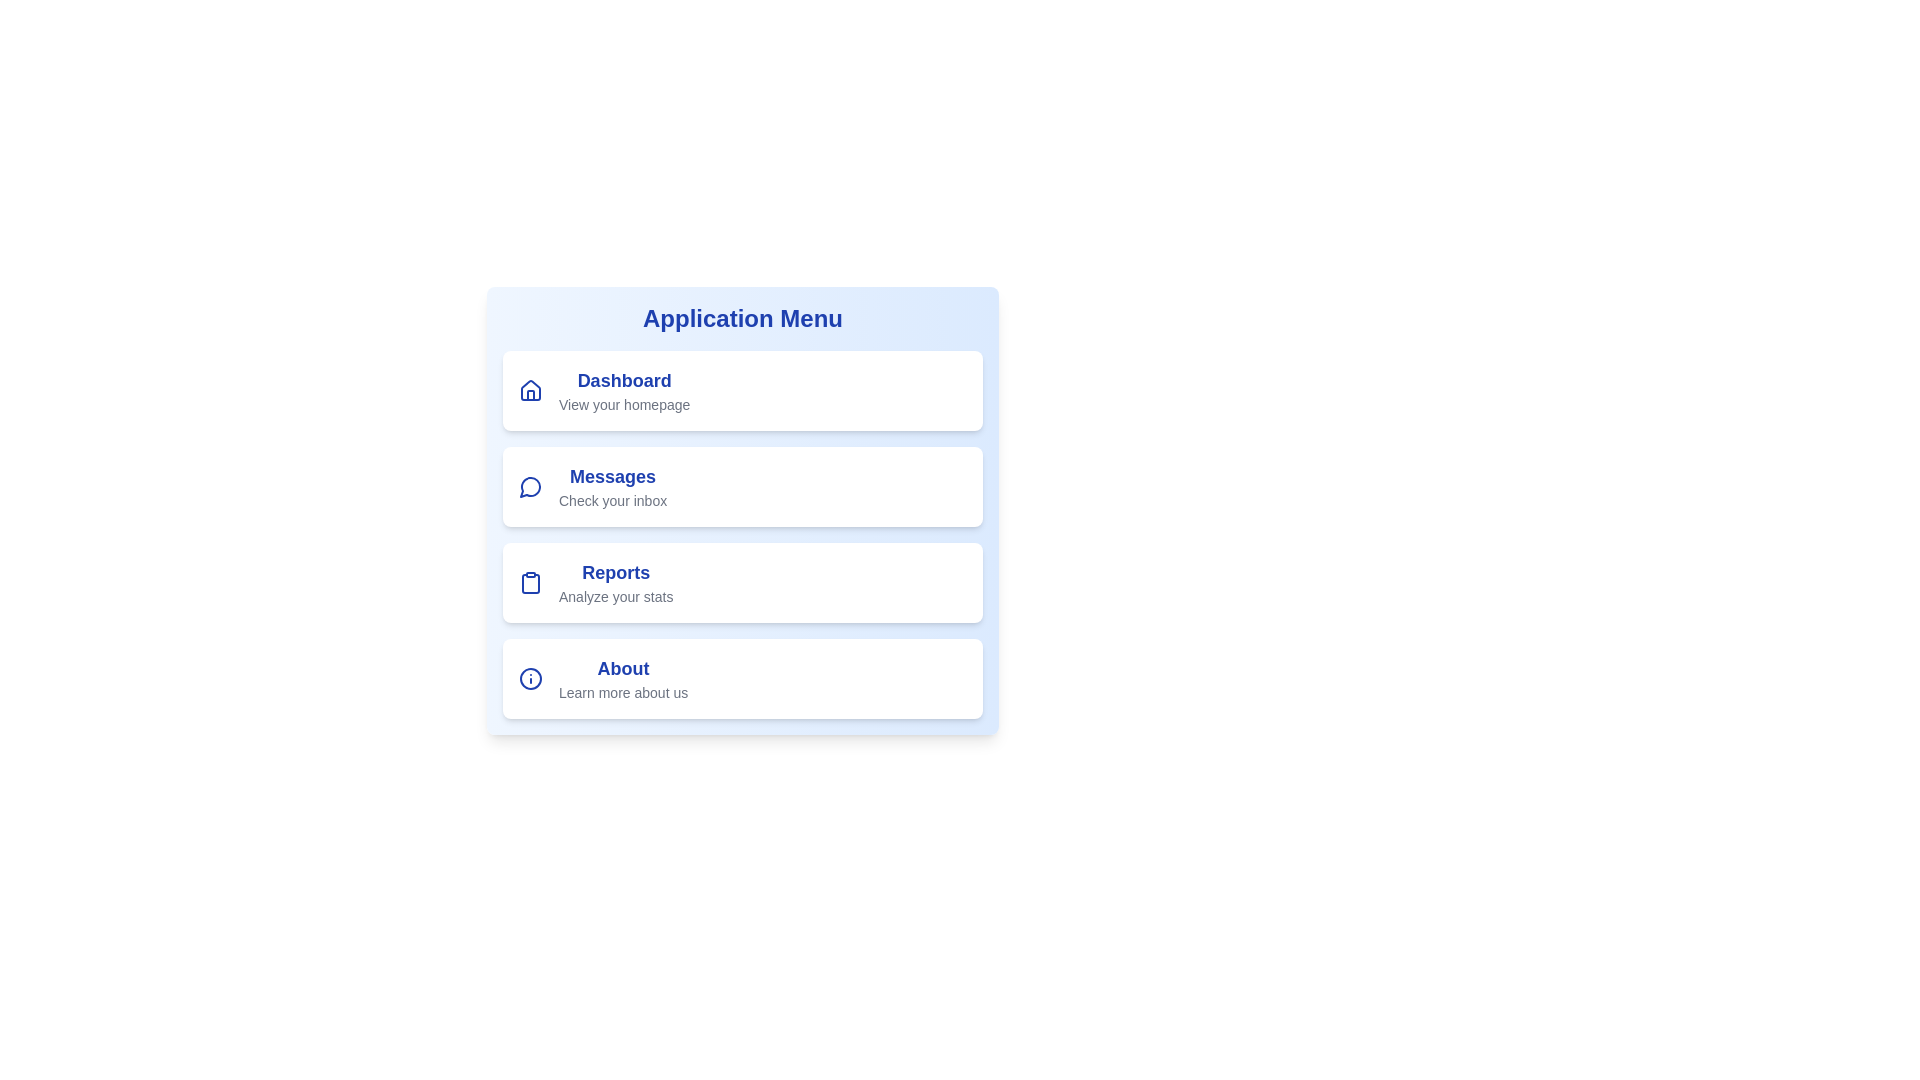 This screenshot has height=1080, width=1920. Describe the element at coordinates (742, 582) in the screenshot. I see `the menu item labeled Reports to view its hover effect` at that location.